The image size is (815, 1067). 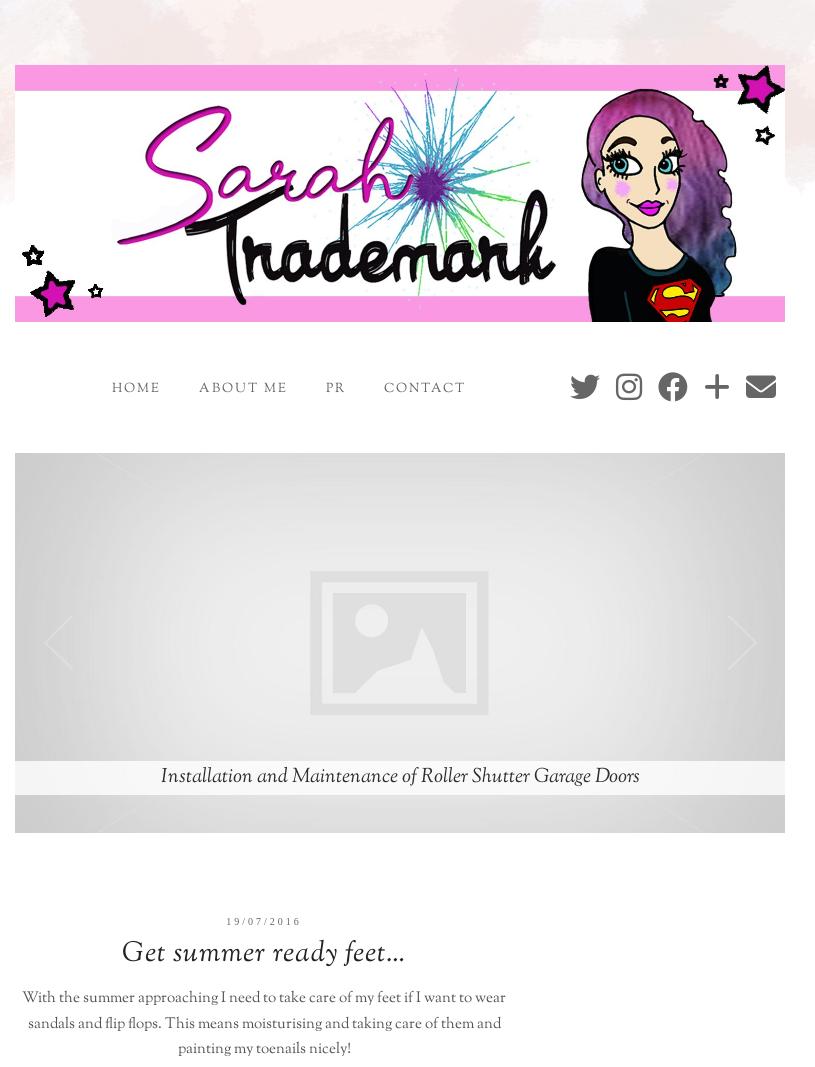 What do you see at coordinates (425, 386) in the screenshot?
I see `'Contact'` at bounding box center [425, 386].